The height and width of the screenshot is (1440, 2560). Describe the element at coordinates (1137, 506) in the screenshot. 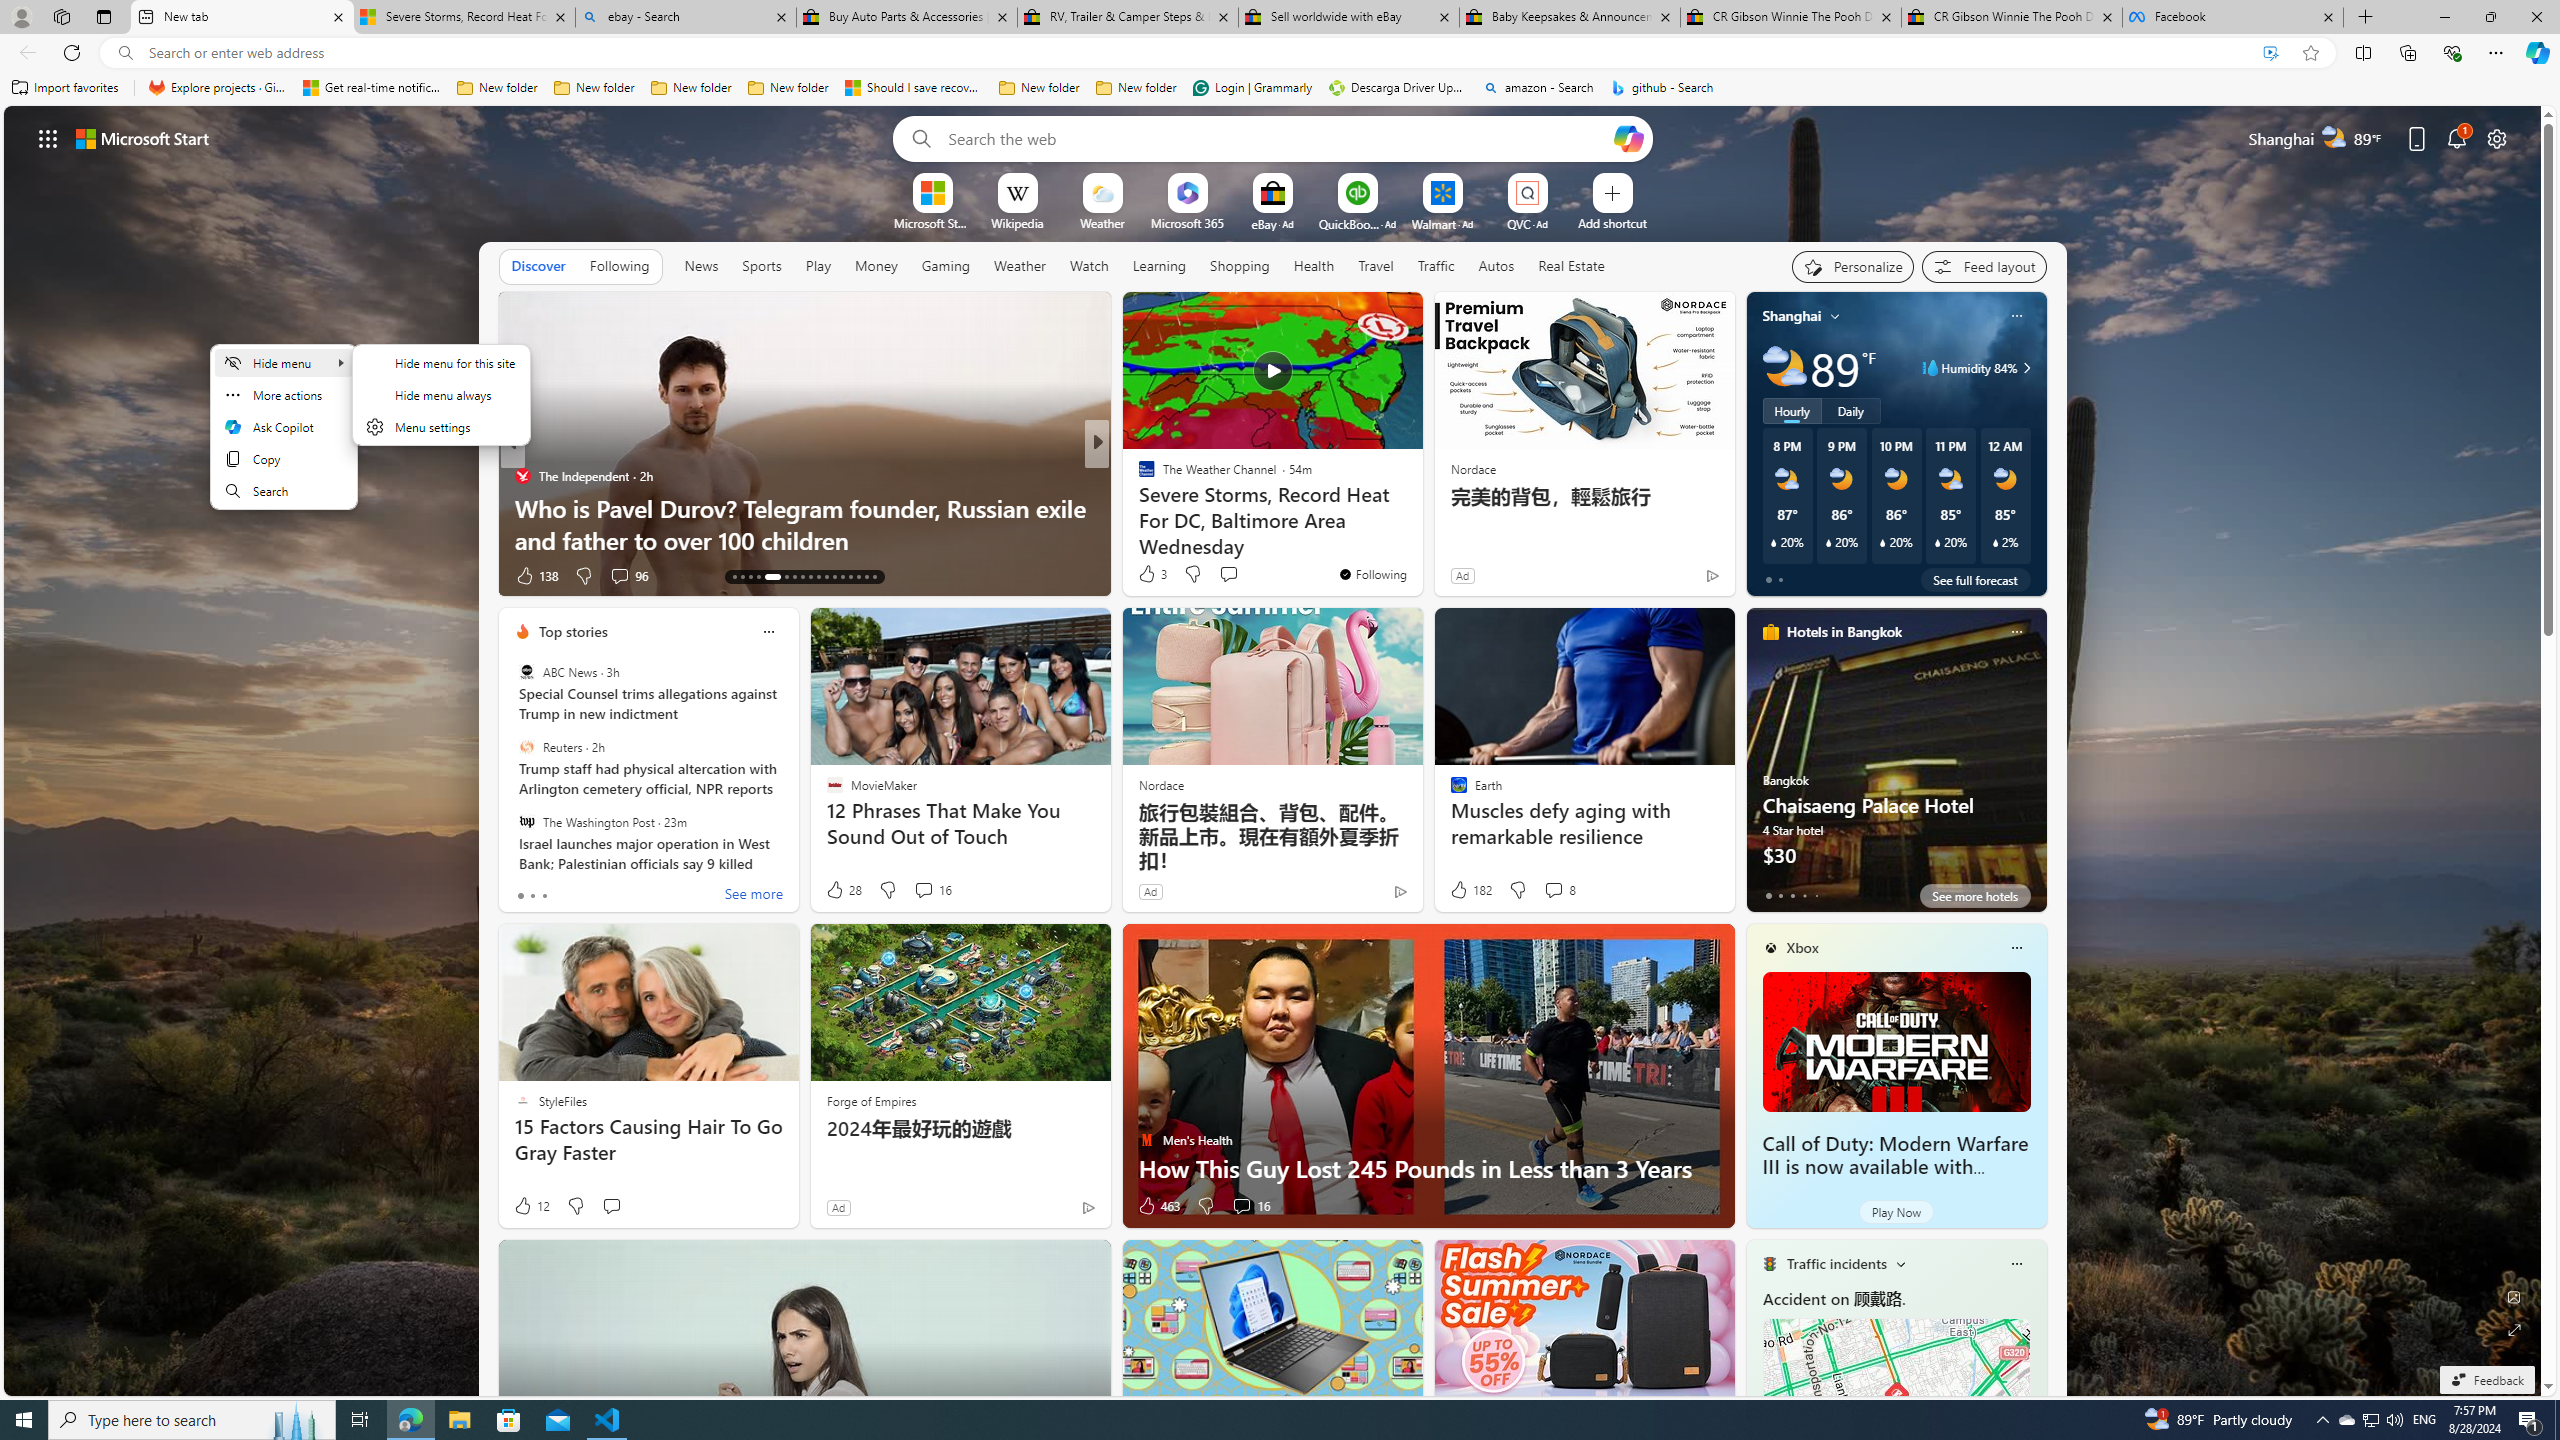

I see `'MUO'` at that location.